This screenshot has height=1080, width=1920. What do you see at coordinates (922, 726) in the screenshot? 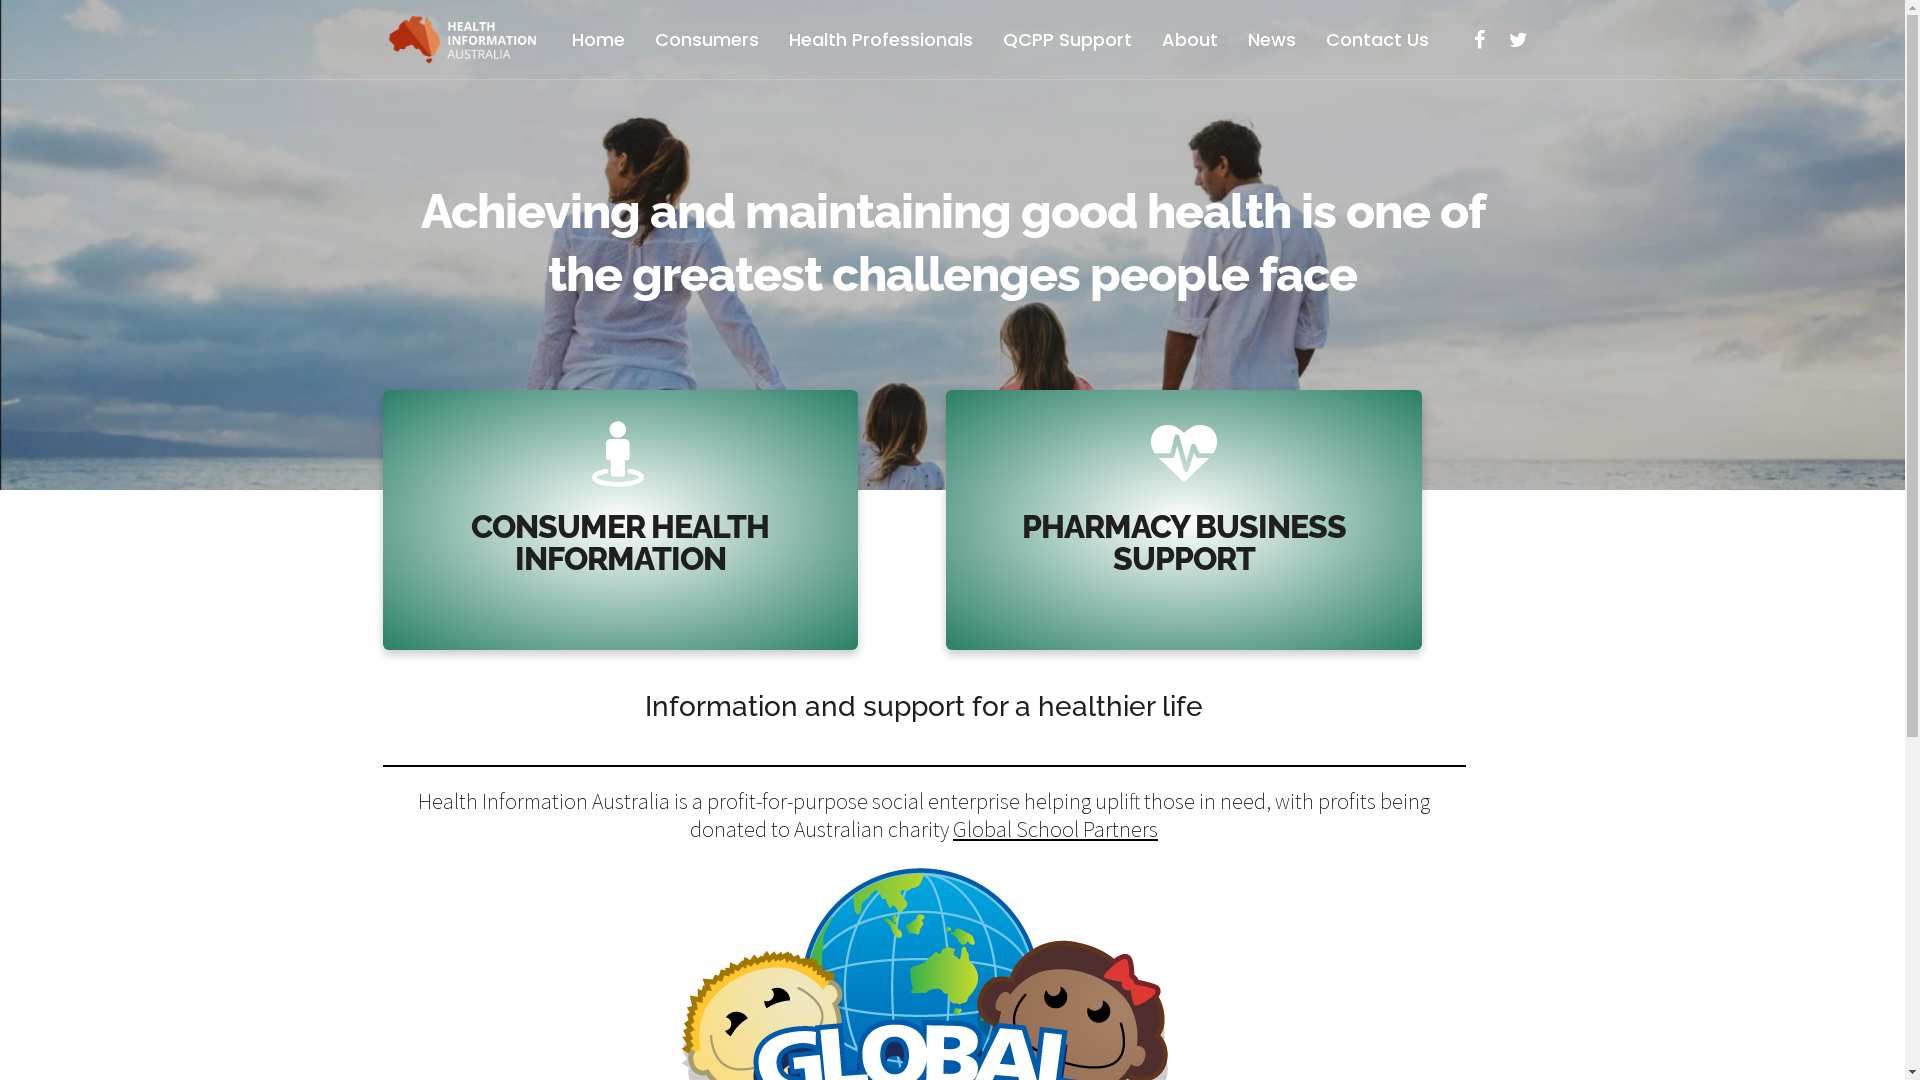
I see `'Information and support for a healthier life'` at bounding box center [922, 726].